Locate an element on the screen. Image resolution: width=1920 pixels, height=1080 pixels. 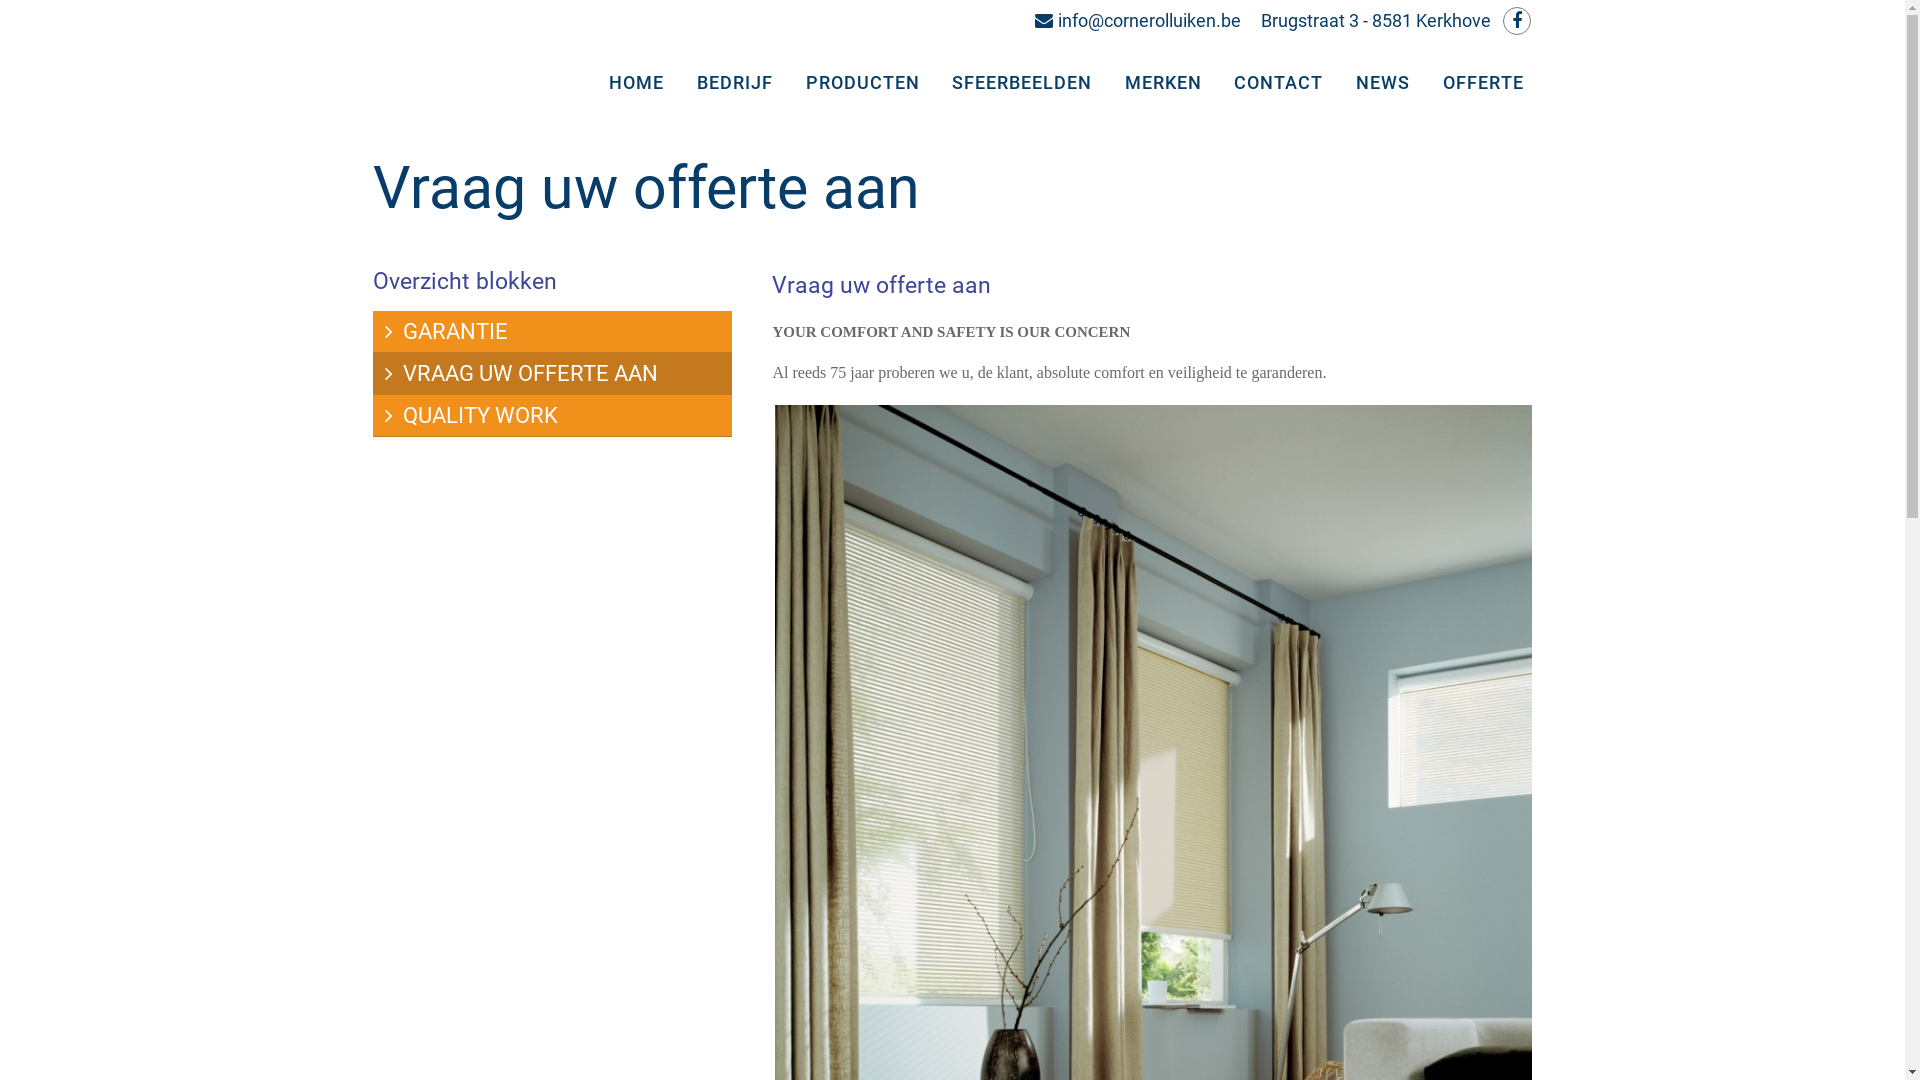
'PRODUCTEN' is located at coordinates (801, 82).